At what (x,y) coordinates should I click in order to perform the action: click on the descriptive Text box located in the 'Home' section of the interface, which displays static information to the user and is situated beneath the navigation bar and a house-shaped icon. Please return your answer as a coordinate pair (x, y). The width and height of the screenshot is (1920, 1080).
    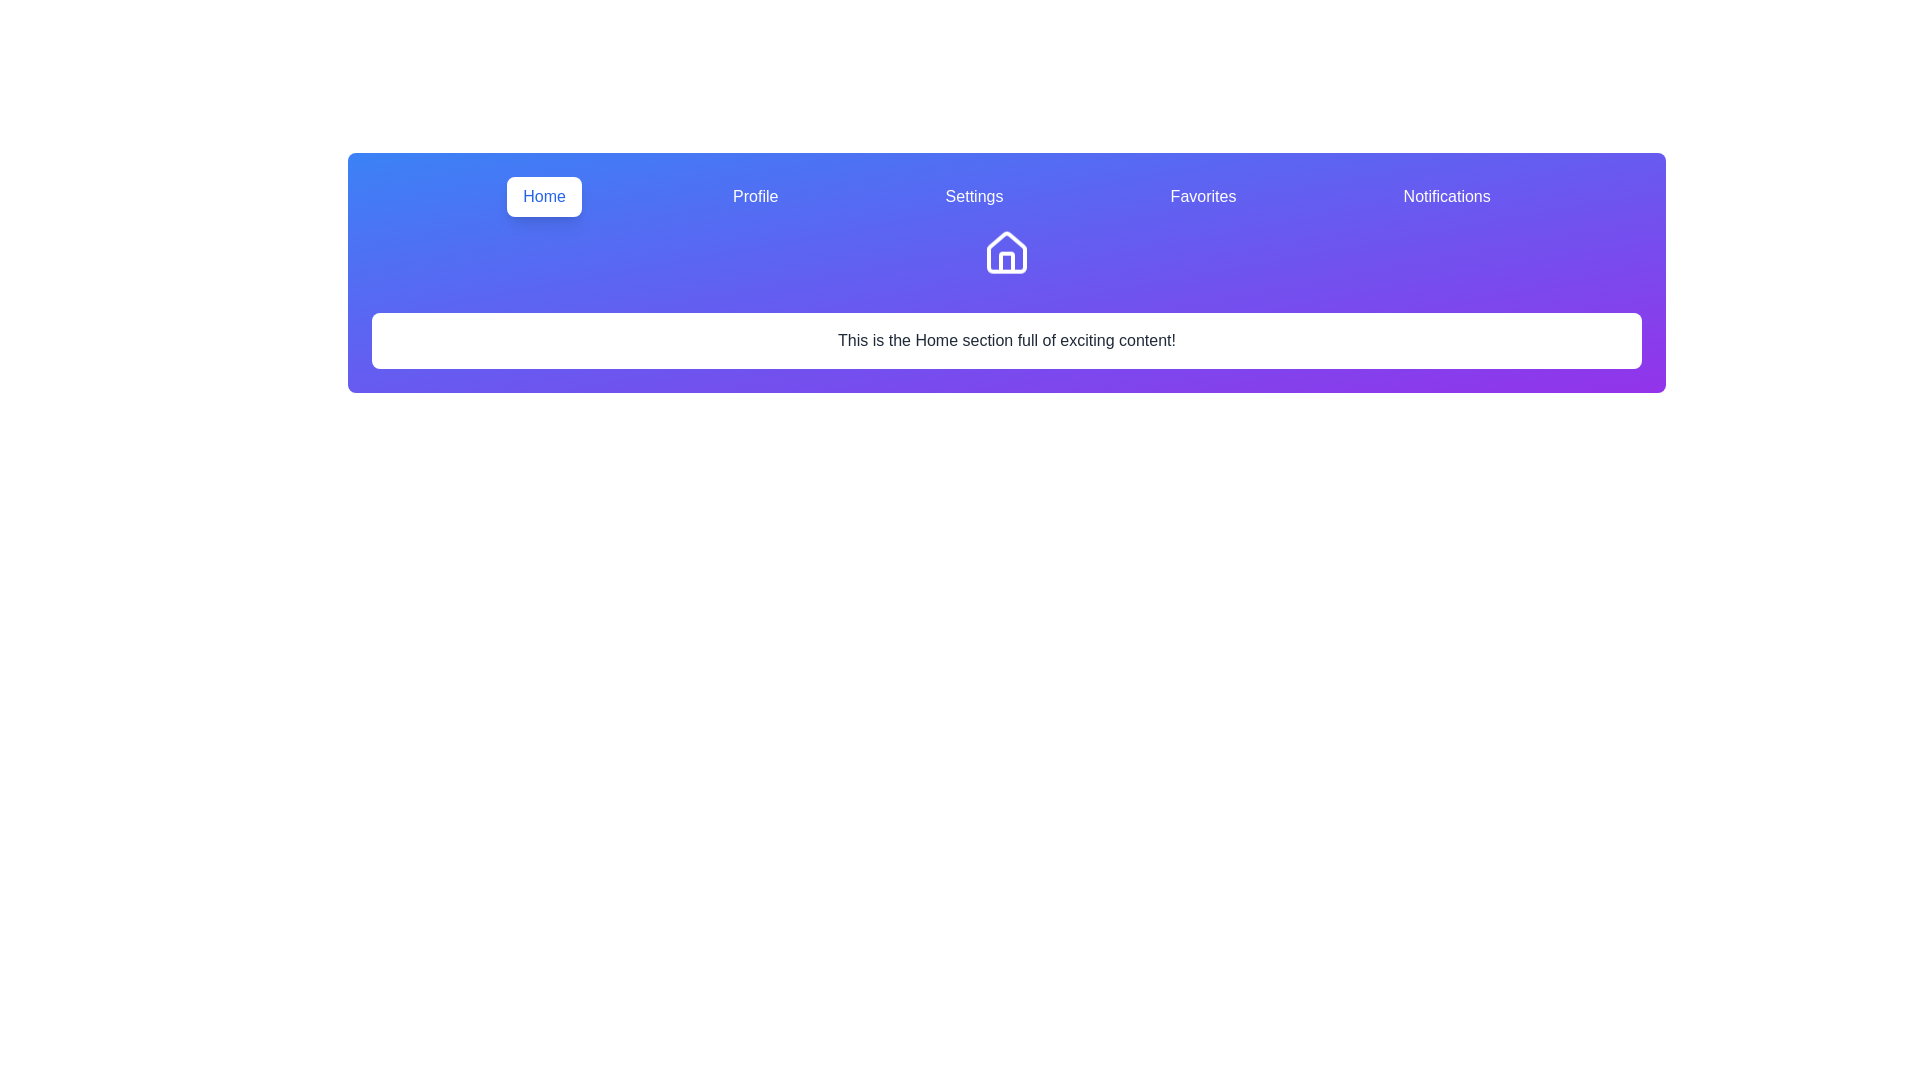
    Looking at the image, I should click on (1007, 339).